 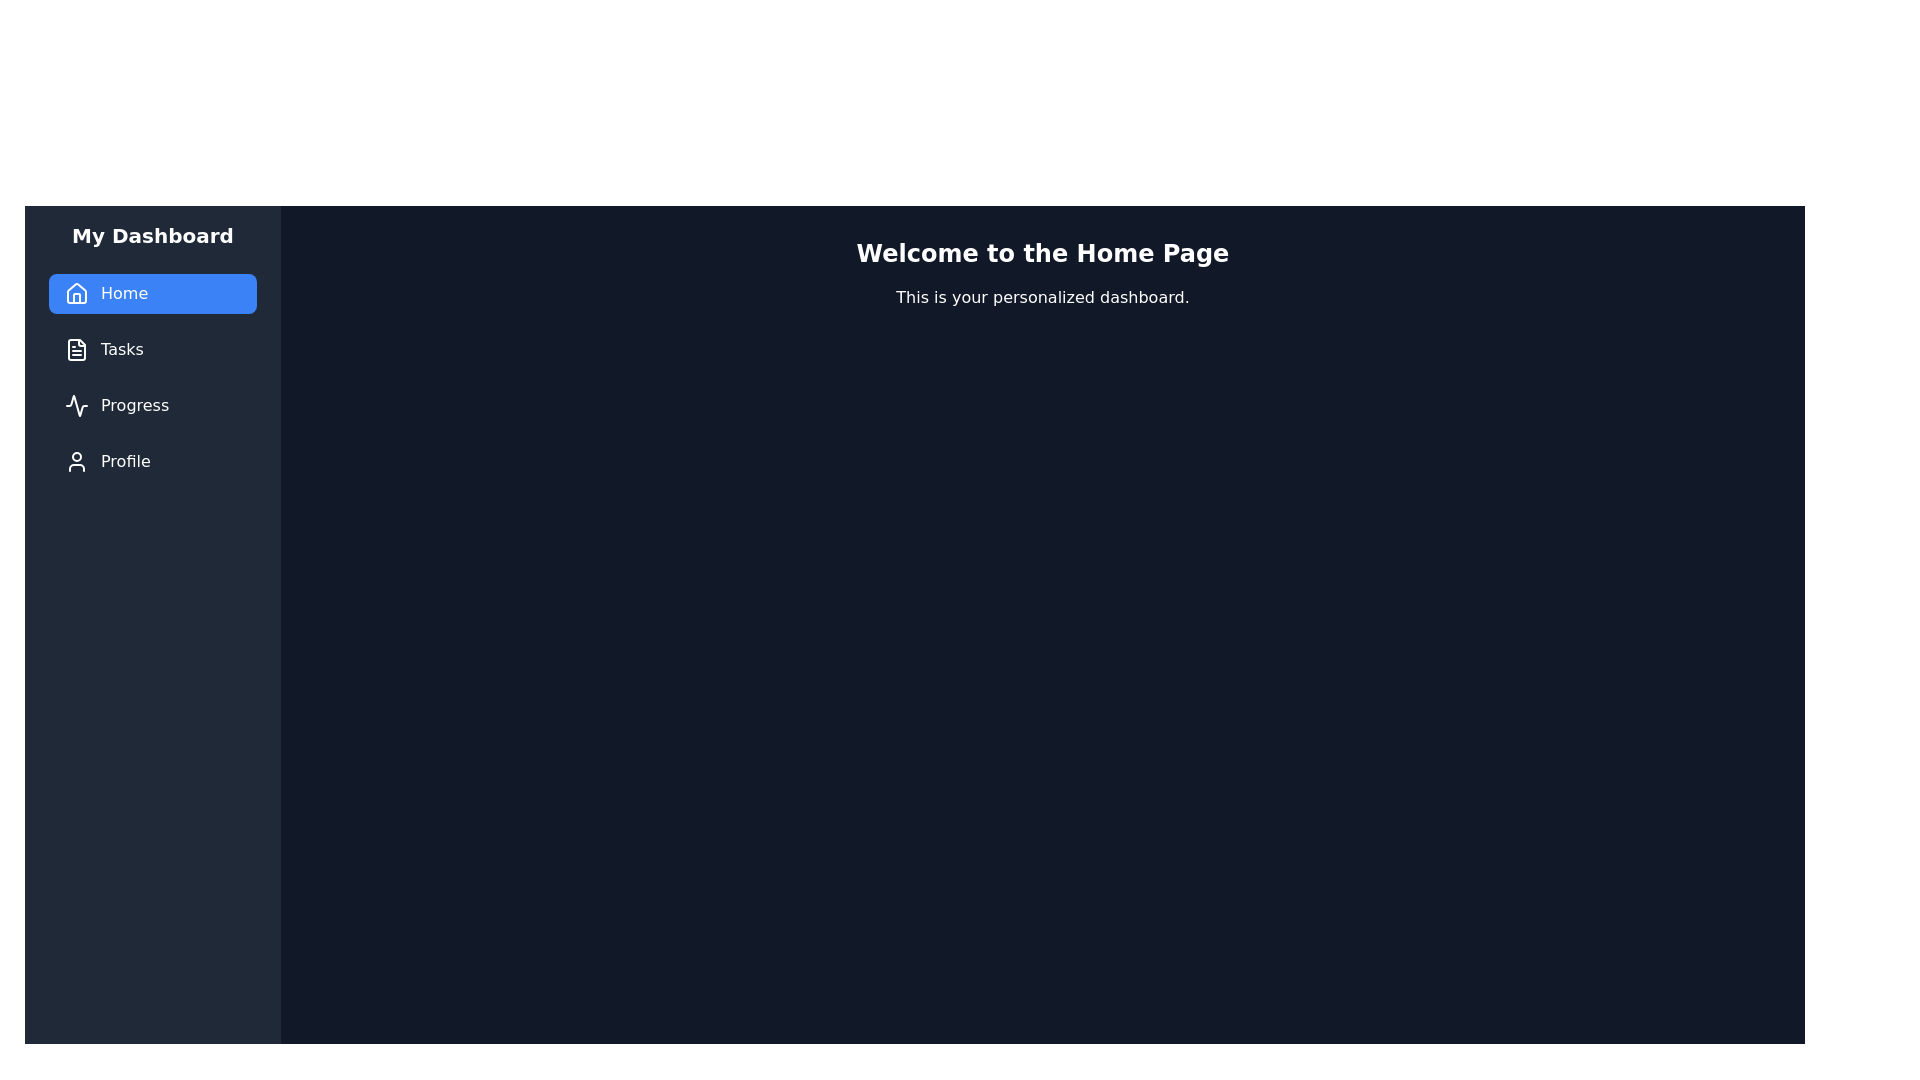 What do you see at coordinates (152, 462) in the screenshot?
I see `the profile navigation button located at the bottom of the vertical menu on the left-hand side of the interface` at bounding box center [152, 462].